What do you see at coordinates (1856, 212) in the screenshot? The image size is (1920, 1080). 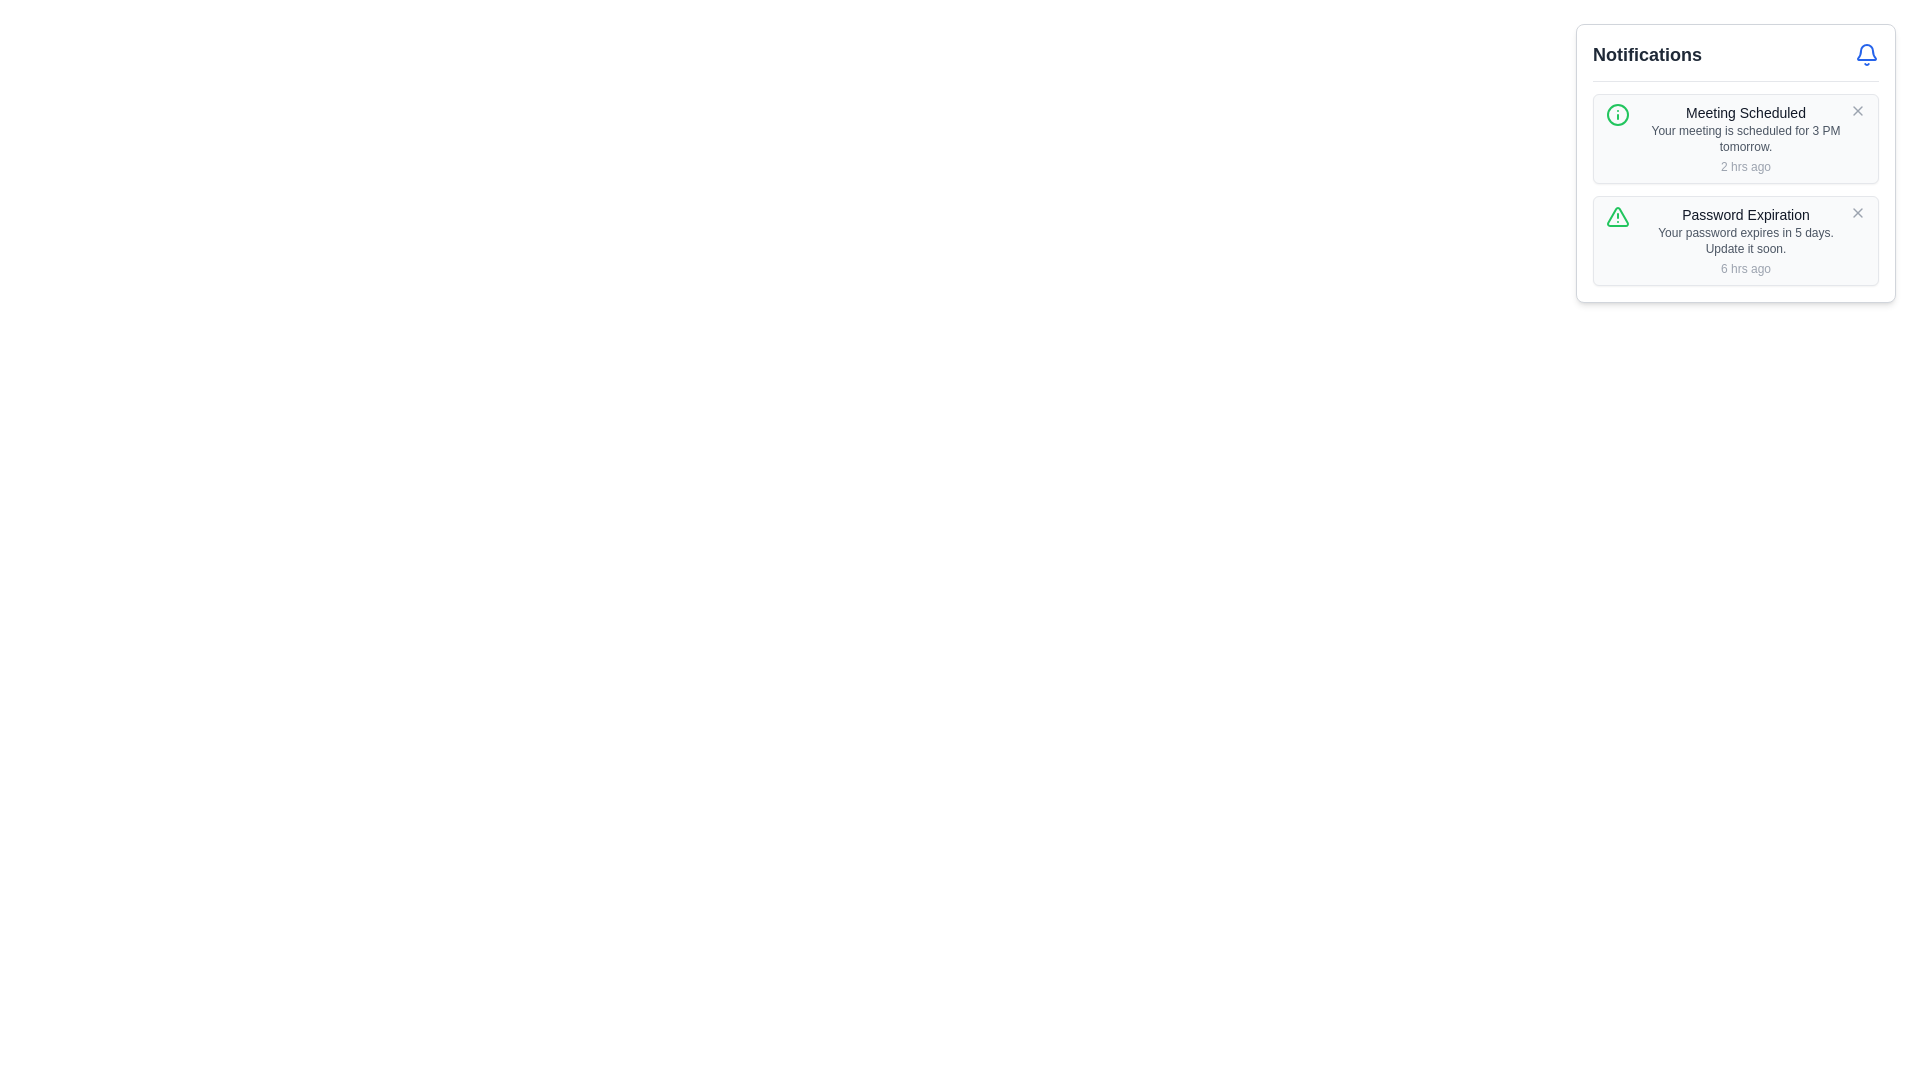 I see `the close button located at the top-right corner of the 'Password Expiration' notification box to trigger a hover state` at bounding box center [1856, 212].